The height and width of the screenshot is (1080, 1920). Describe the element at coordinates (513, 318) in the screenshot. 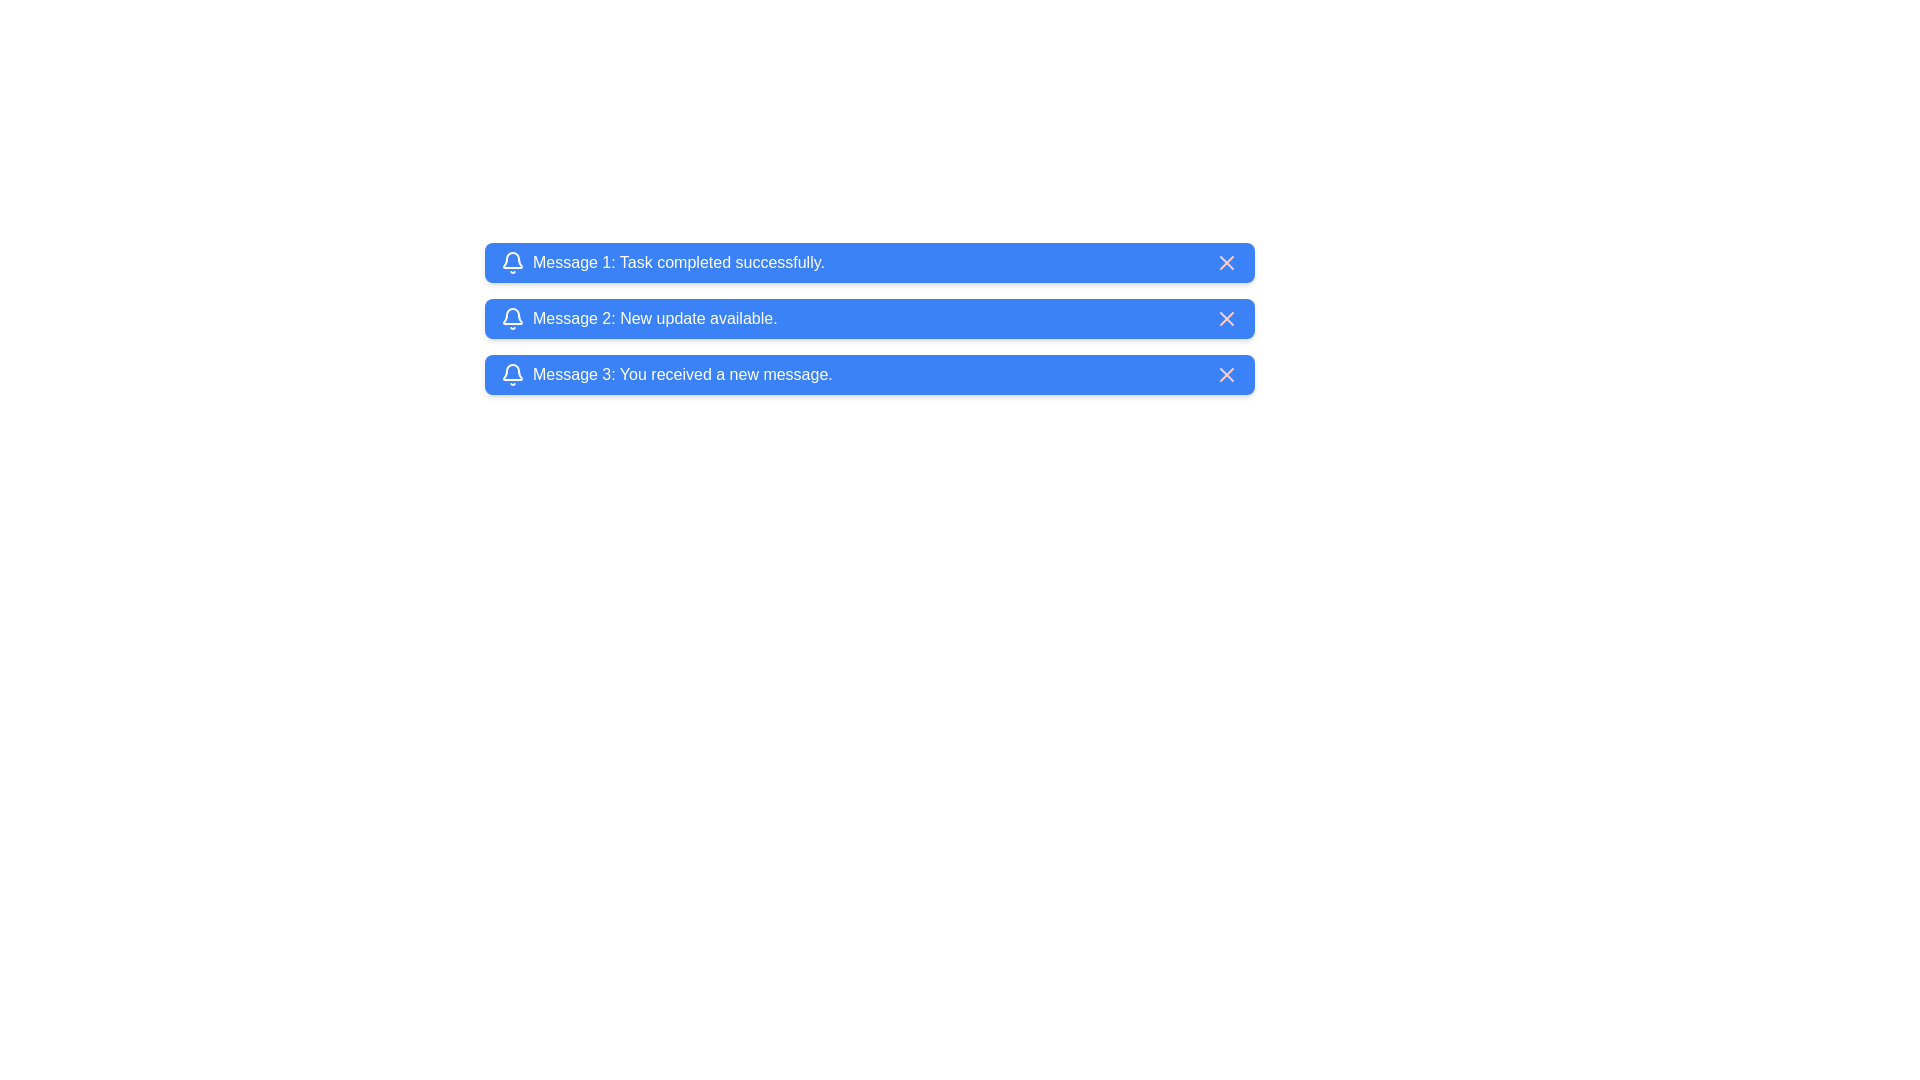

I see `the notification icon located to the immediate left of the text element in the notification row, which serves as a visual indicator for notifications` at that location.